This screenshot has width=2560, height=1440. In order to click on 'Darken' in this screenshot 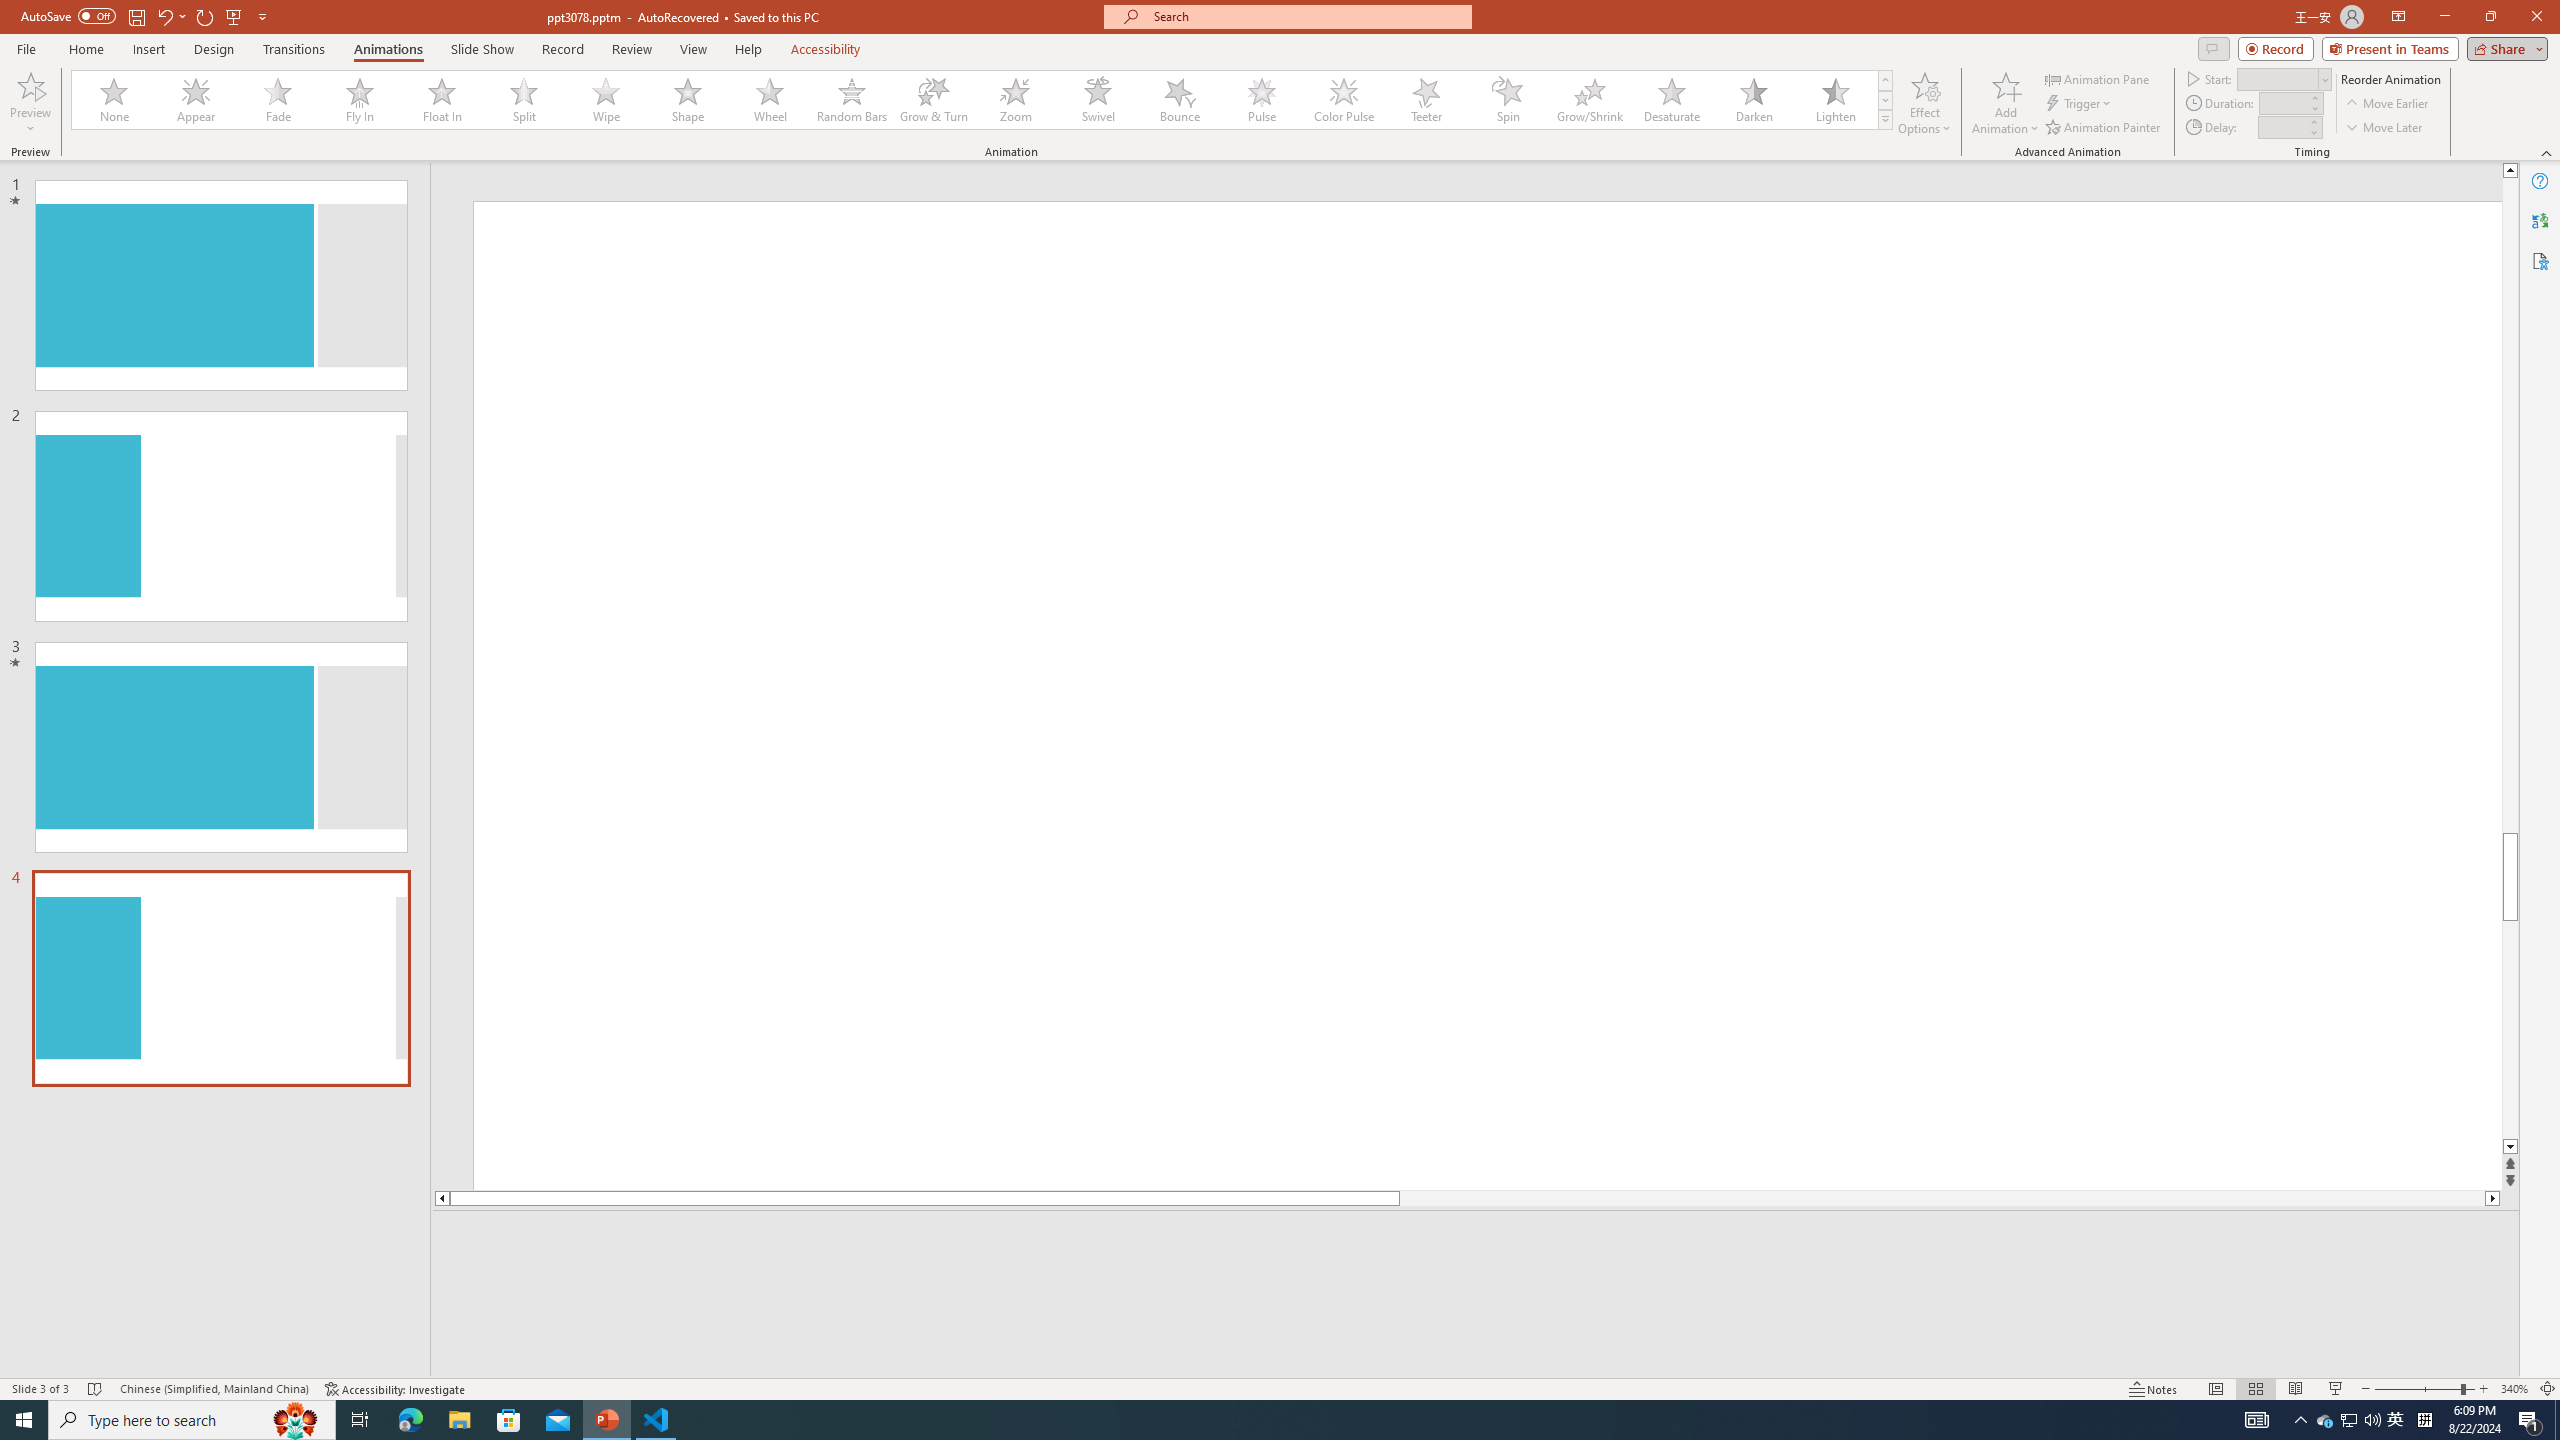, I will do `click(1752, 99)`.